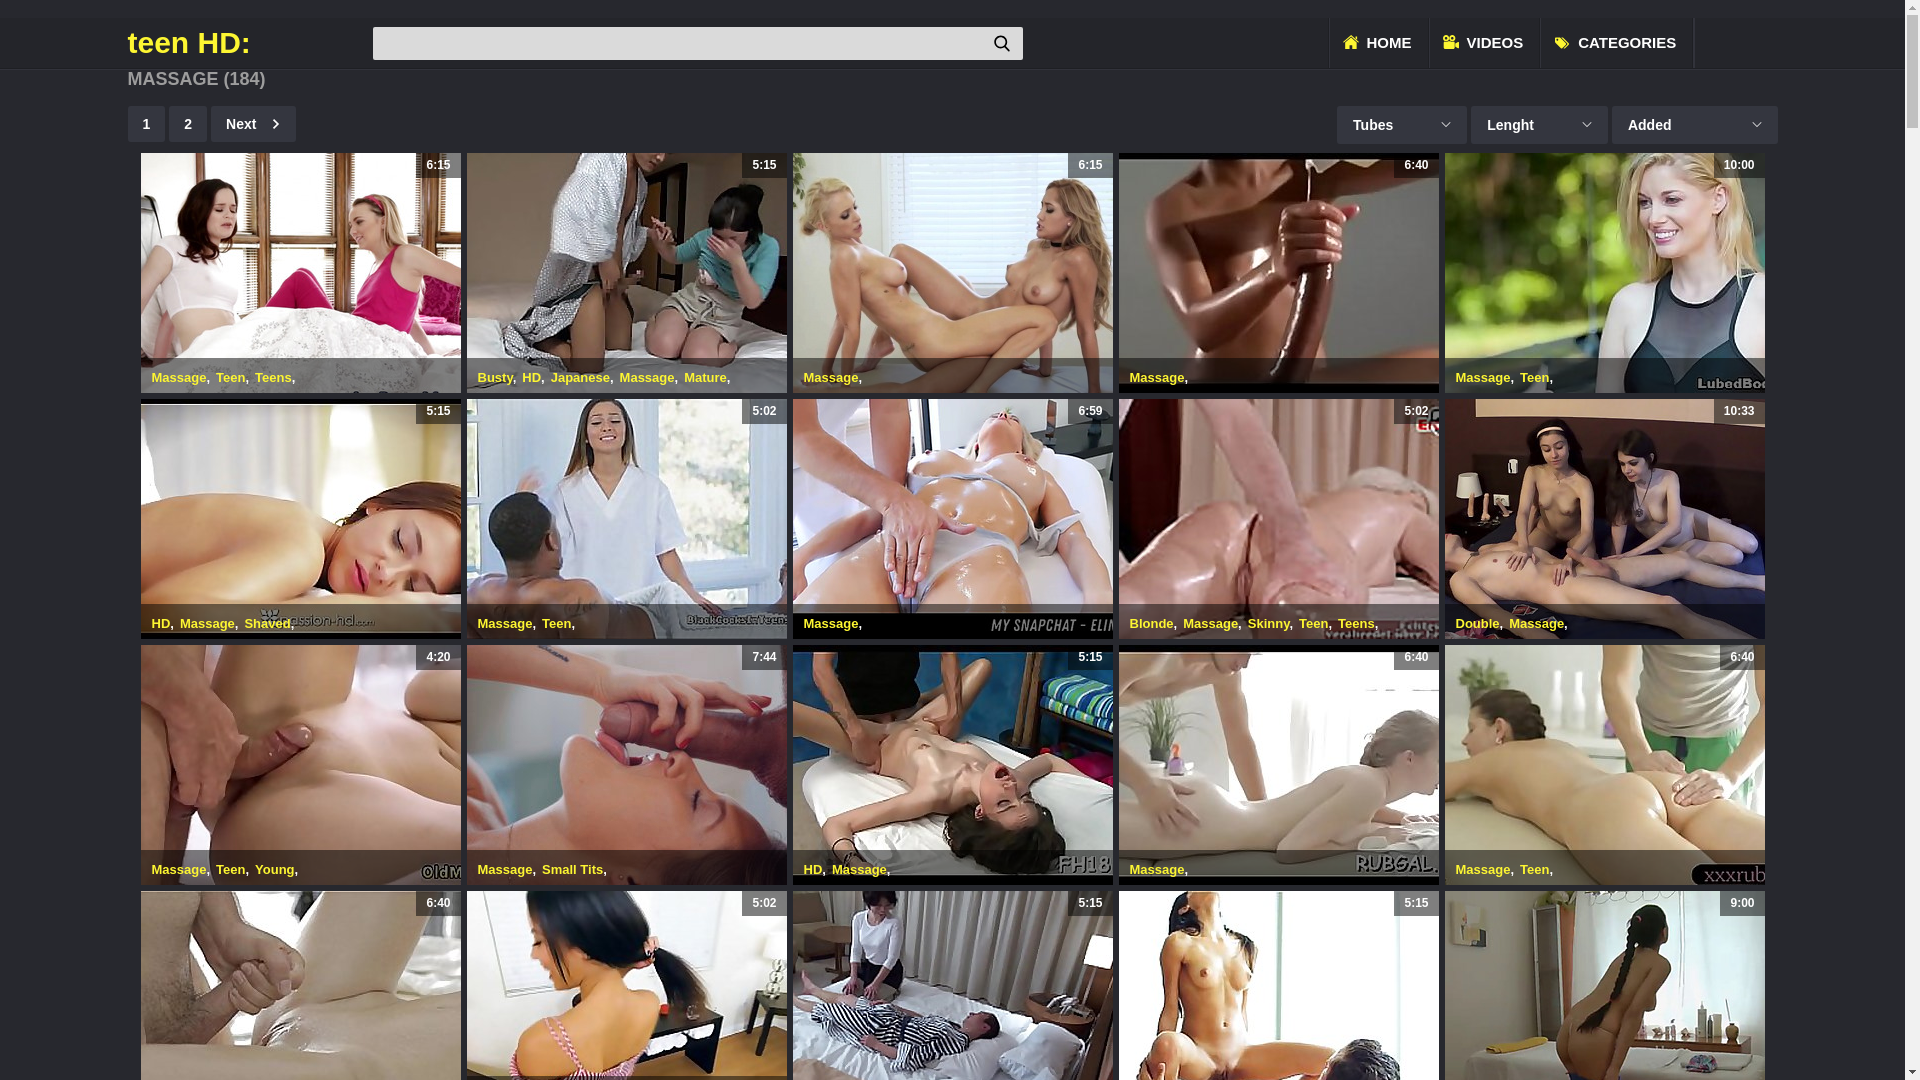 This screenshot has width=1920, height=1080. Describe the element at coordinates (1276, 764) in the screenshot. I see `'6:40'` at that location.